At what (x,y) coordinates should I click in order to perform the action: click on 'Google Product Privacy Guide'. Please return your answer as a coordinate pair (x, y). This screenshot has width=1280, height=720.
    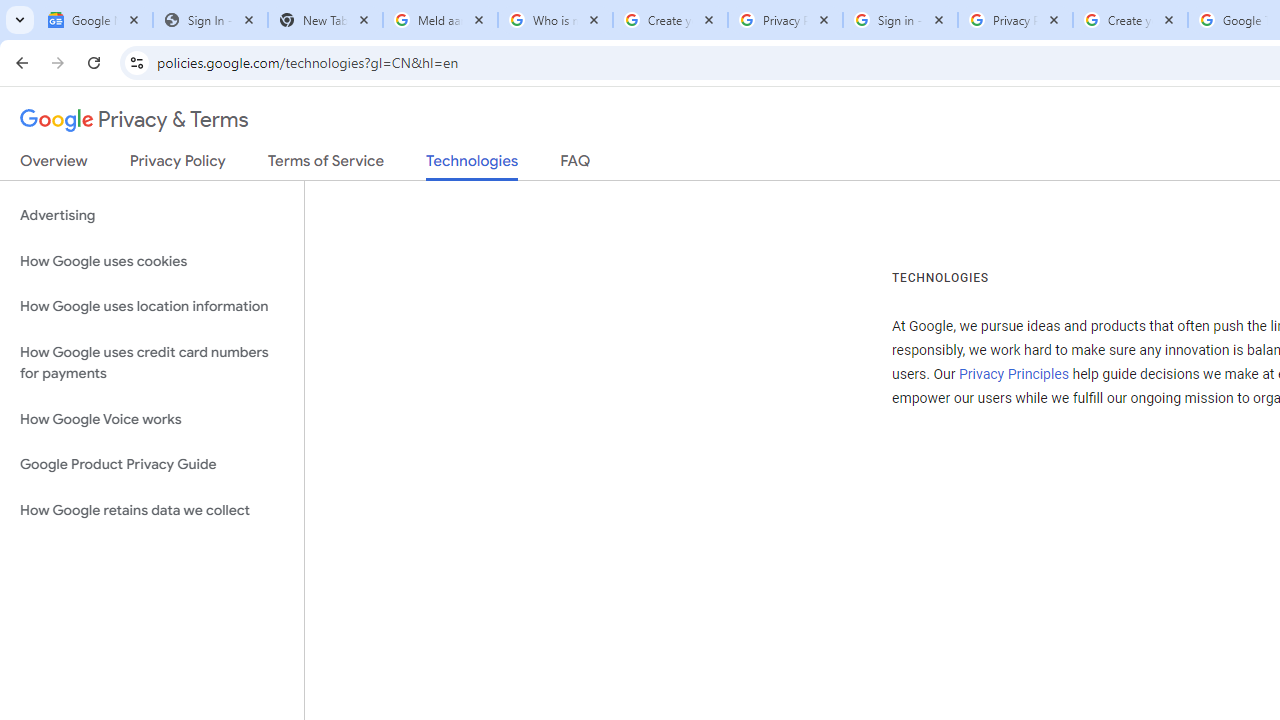
    Looking at the image, I should click on (151, 465).